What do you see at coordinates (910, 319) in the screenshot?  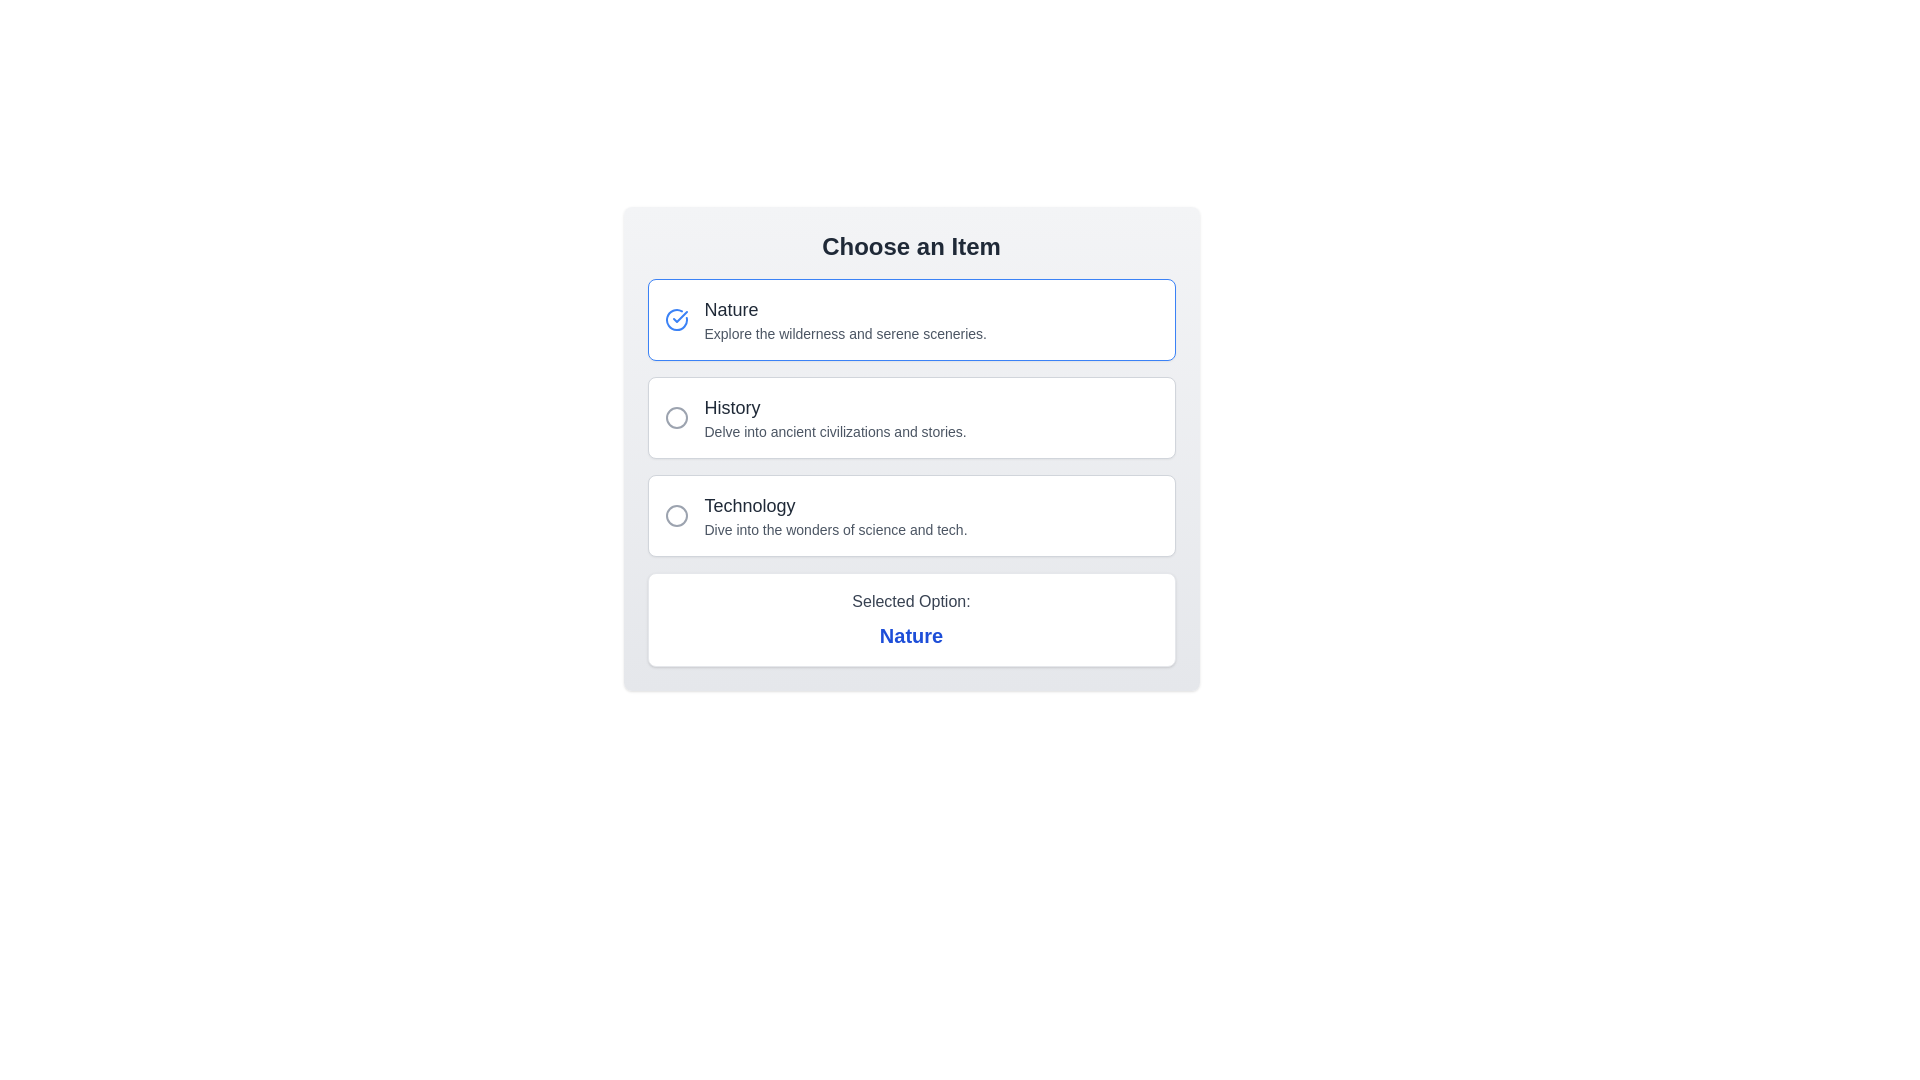 I see `the 'Nature' selectable card button` at bounding box center [910, 319].